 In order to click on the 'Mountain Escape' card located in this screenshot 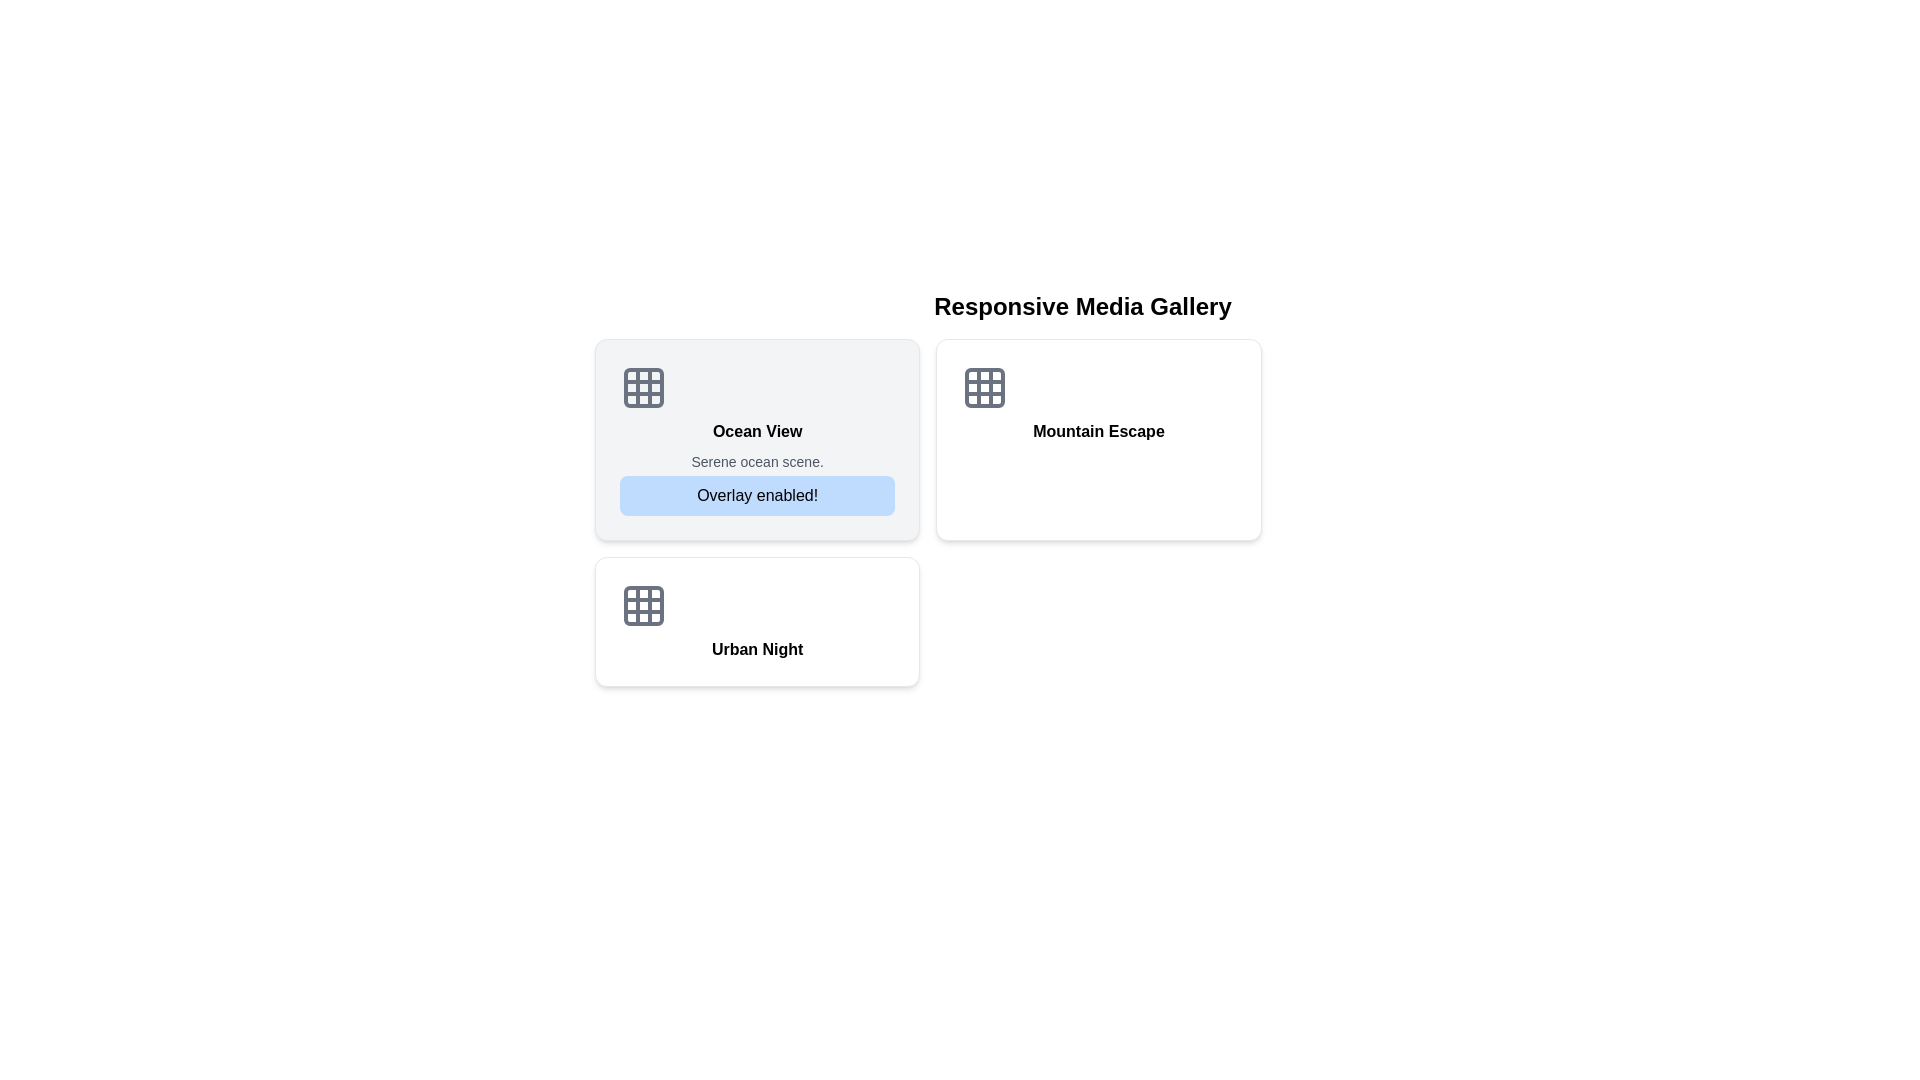, I will do `click(1098, 438)`.